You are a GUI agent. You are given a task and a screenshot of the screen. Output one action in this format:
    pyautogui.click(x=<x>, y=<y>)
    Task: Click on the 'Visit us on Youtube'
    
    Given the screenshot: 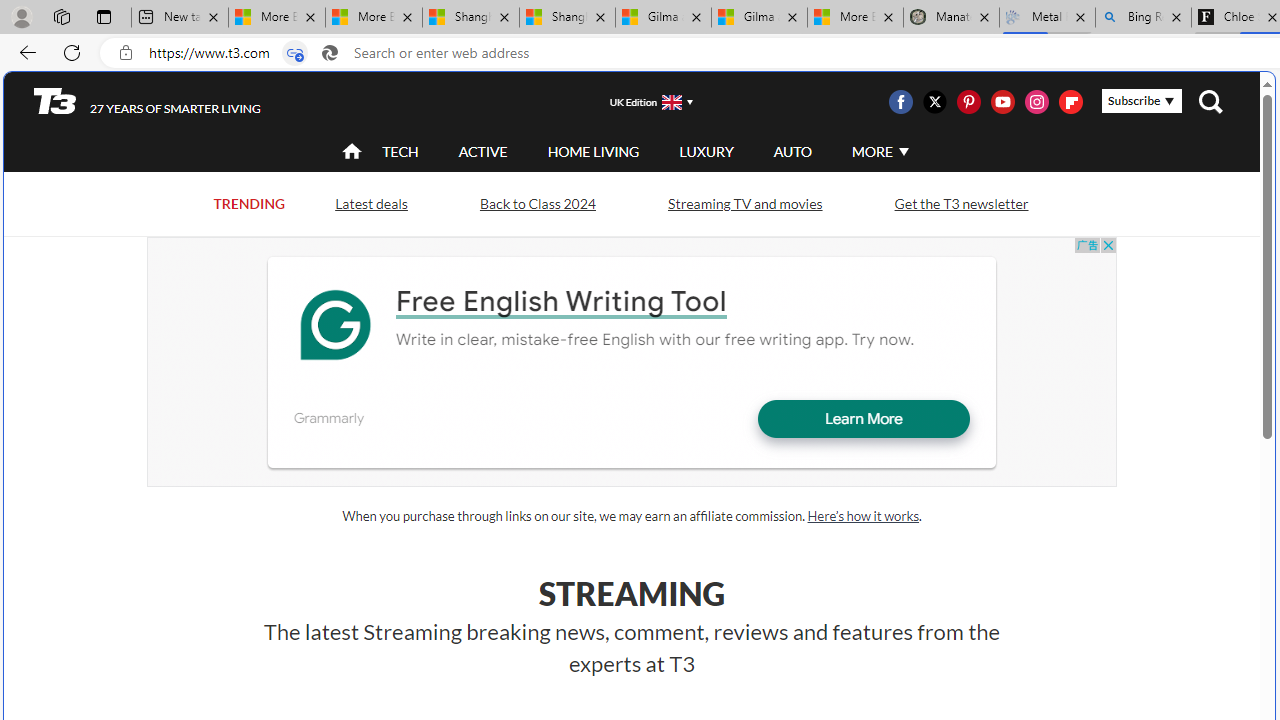 What is the action you would take?
    pyautogui.click(x=1002, y=101)
    